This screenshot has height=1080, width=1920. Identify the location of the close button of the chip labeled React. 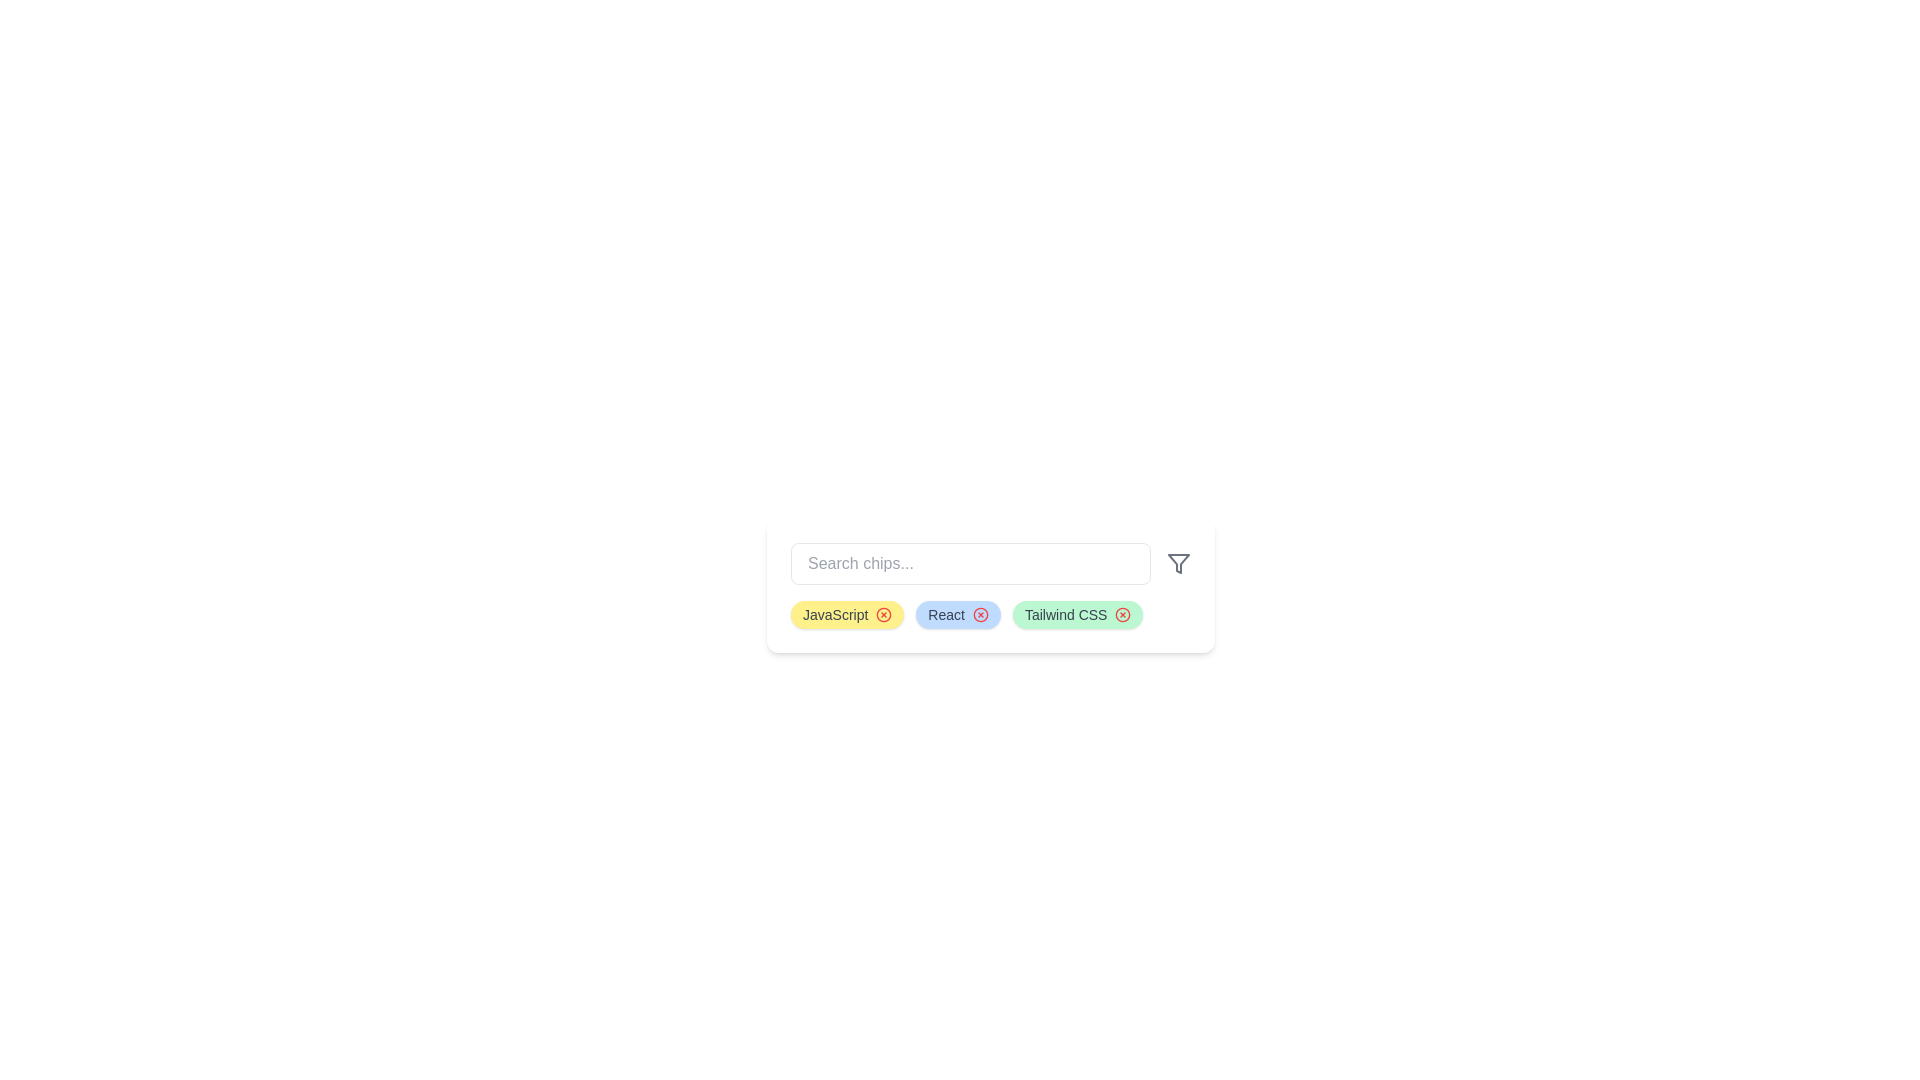
(980, 613).